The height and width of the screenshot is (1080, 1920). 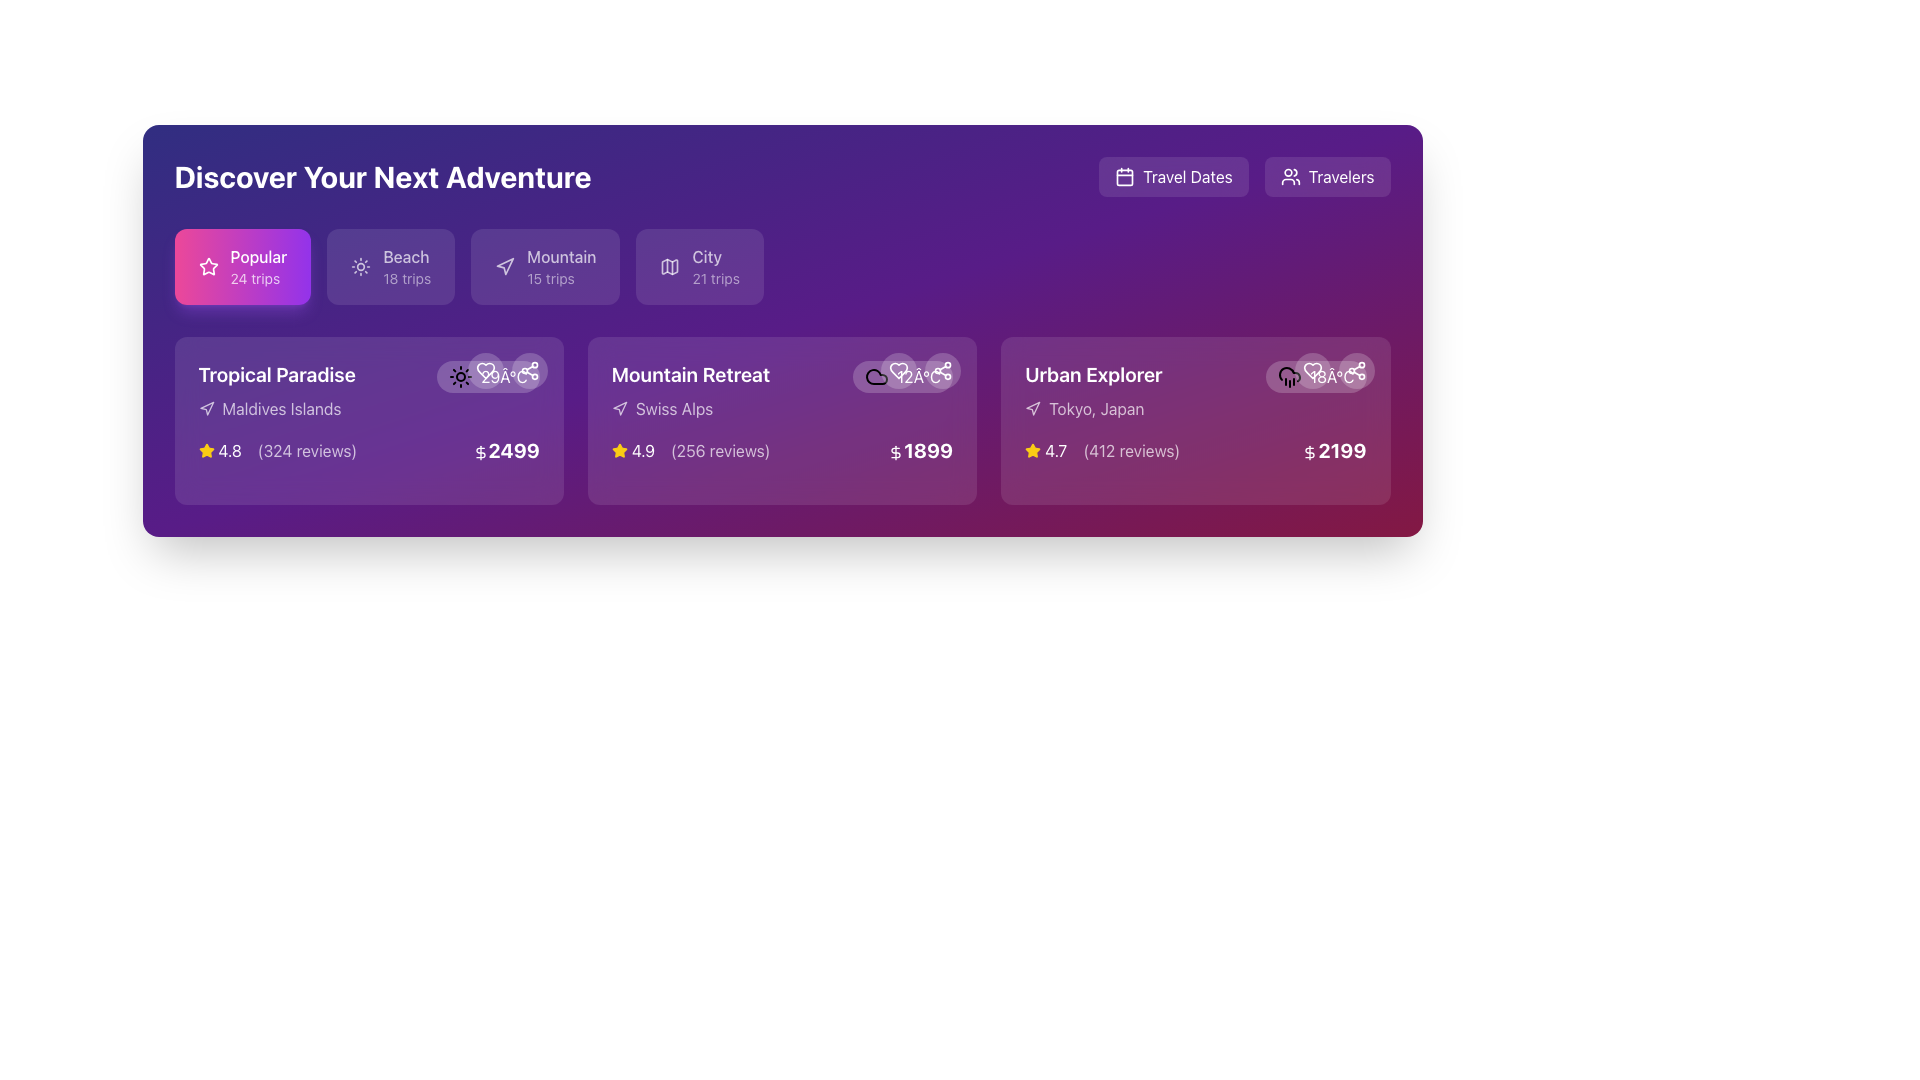 What do you see at coordinates (716, 265) in the screenshot?
I see `the 'City' text label which displays '21 trips'` at bounding box center [716, 265].